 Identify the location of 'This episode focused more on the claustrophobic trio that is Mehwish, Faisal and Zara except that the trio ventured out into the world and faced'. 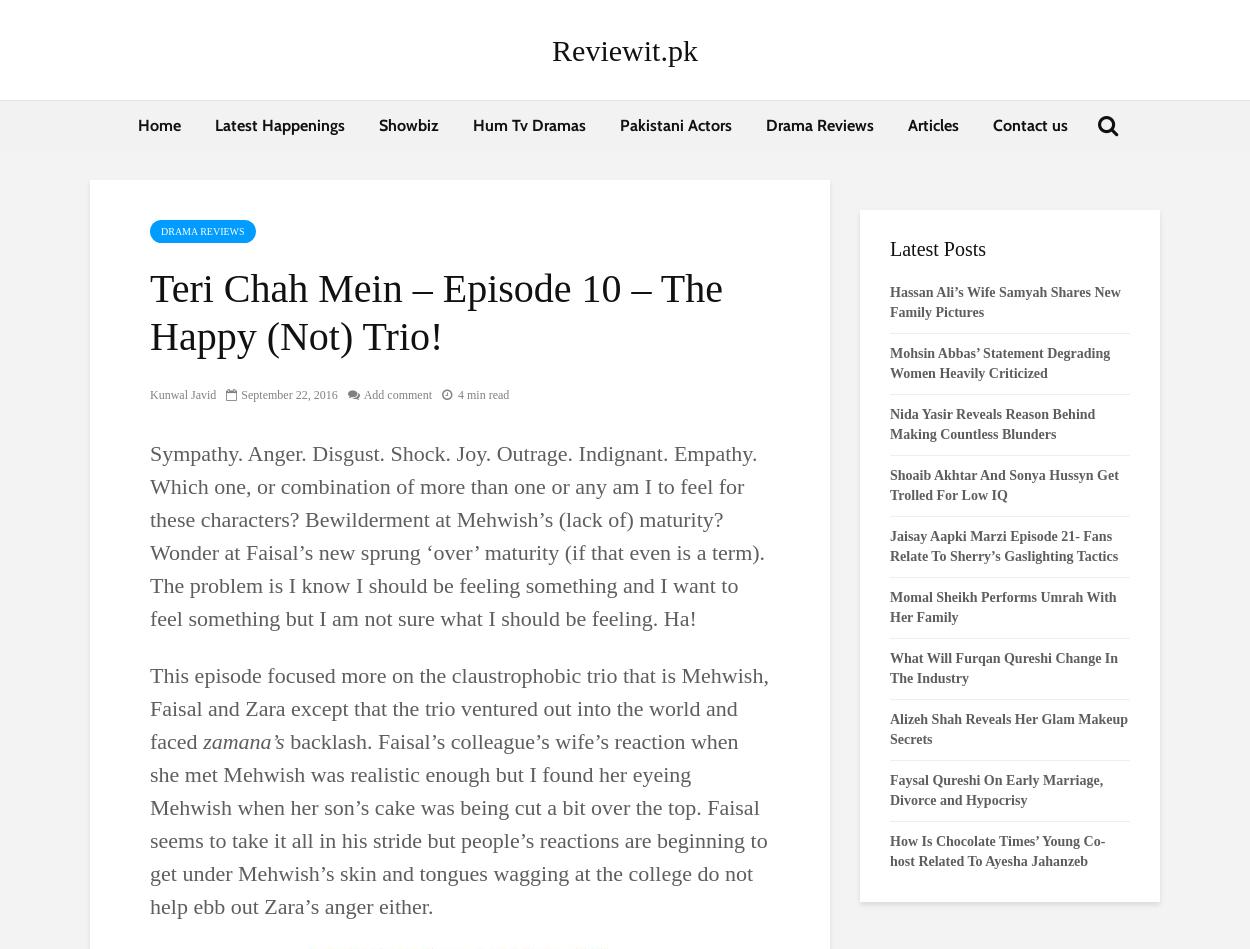
(458, 708).